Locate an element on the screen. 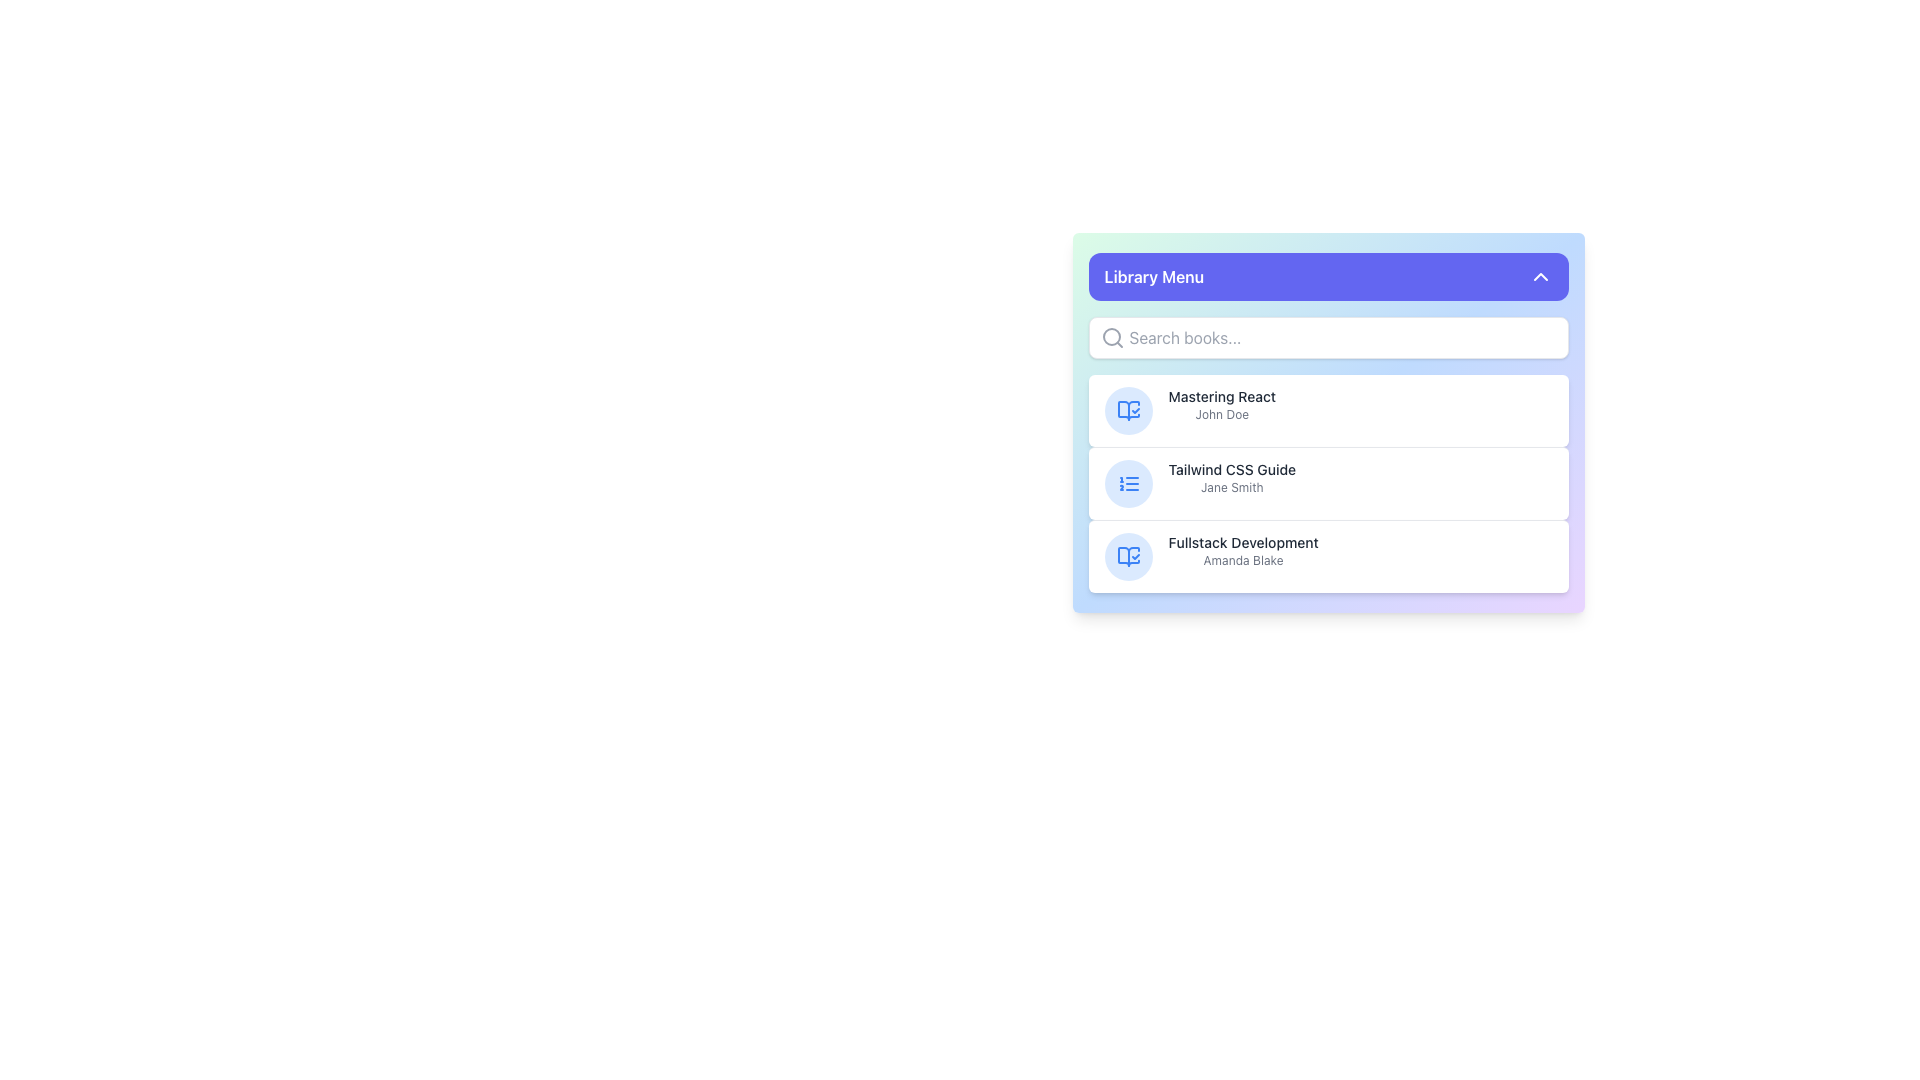  the SVG Icon that signifies an ordered or numbered list, located in the circular blue area to the left of the book title in the 'Library Menu' section is located at coordinates (1128, 483).